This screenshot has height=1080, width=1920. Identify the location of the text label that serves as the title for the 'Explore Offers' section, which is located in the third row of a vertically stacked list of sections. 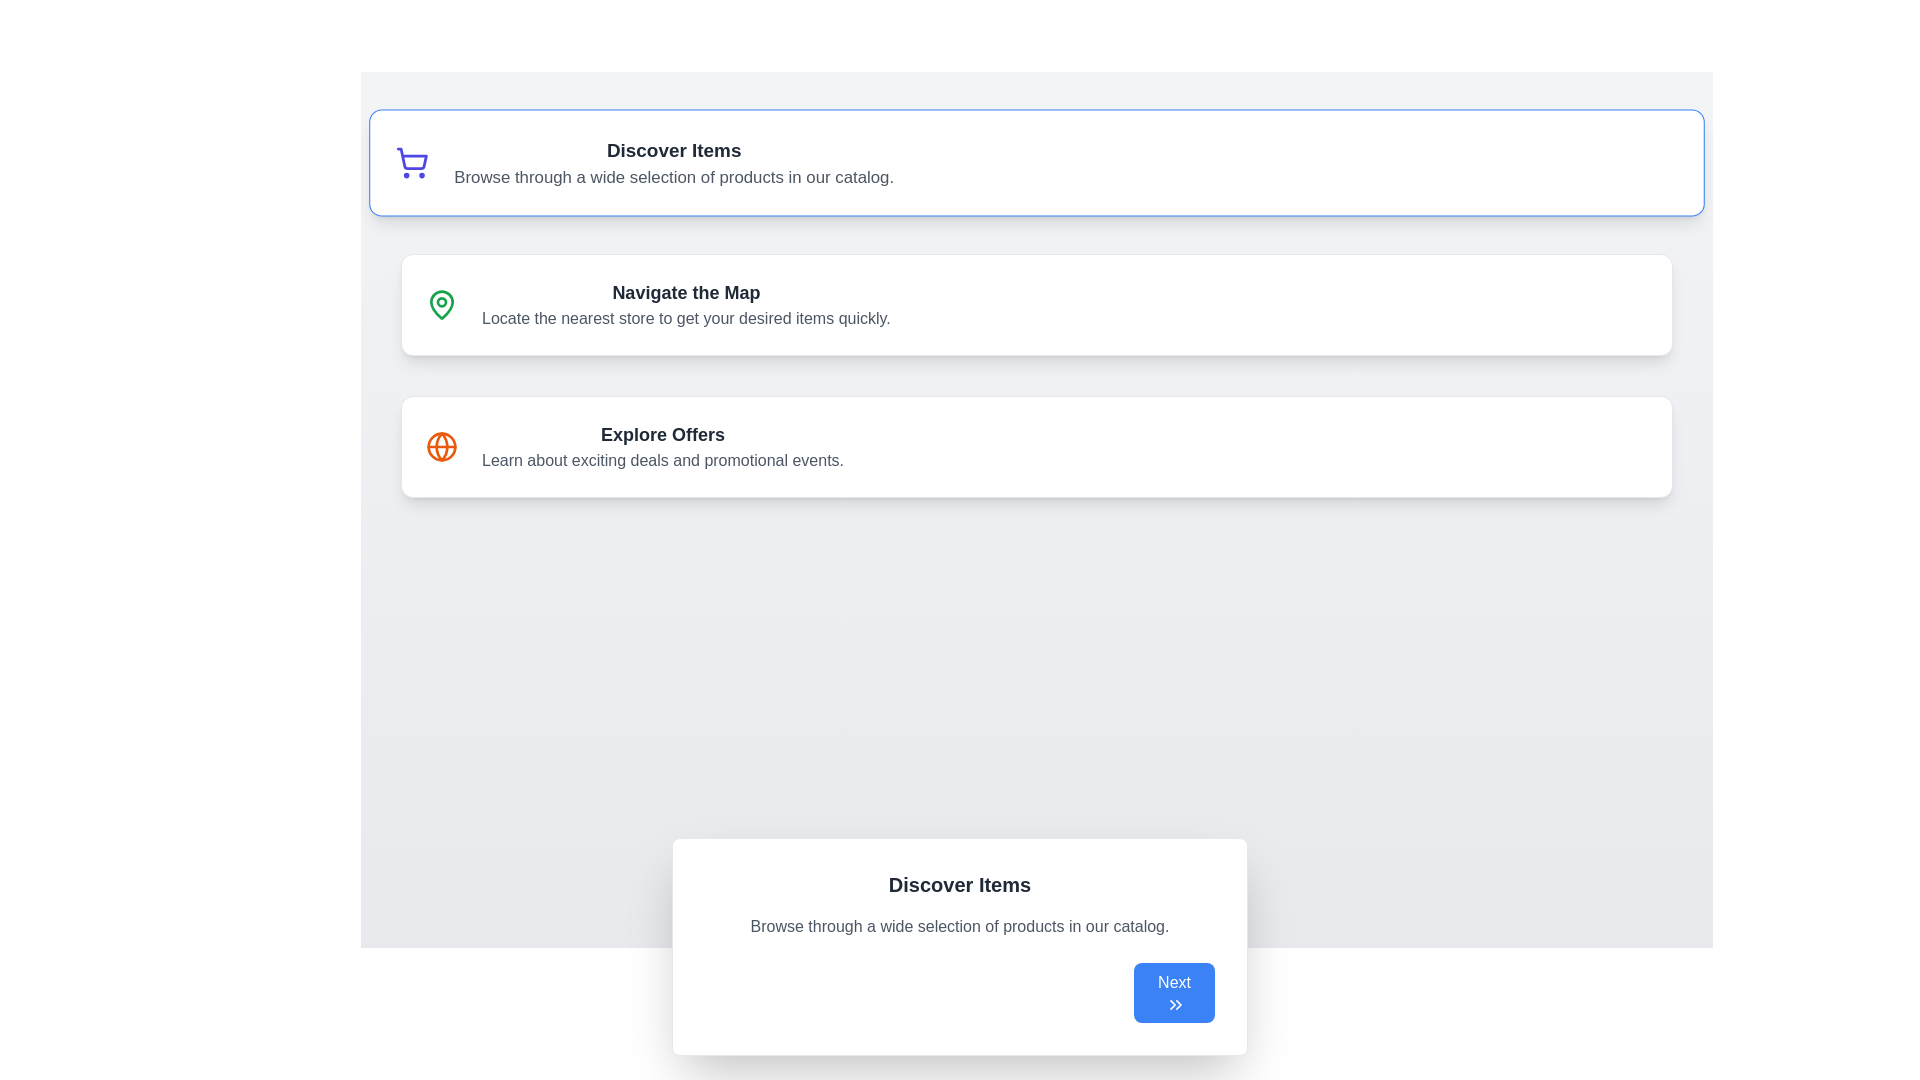
(662, 434).